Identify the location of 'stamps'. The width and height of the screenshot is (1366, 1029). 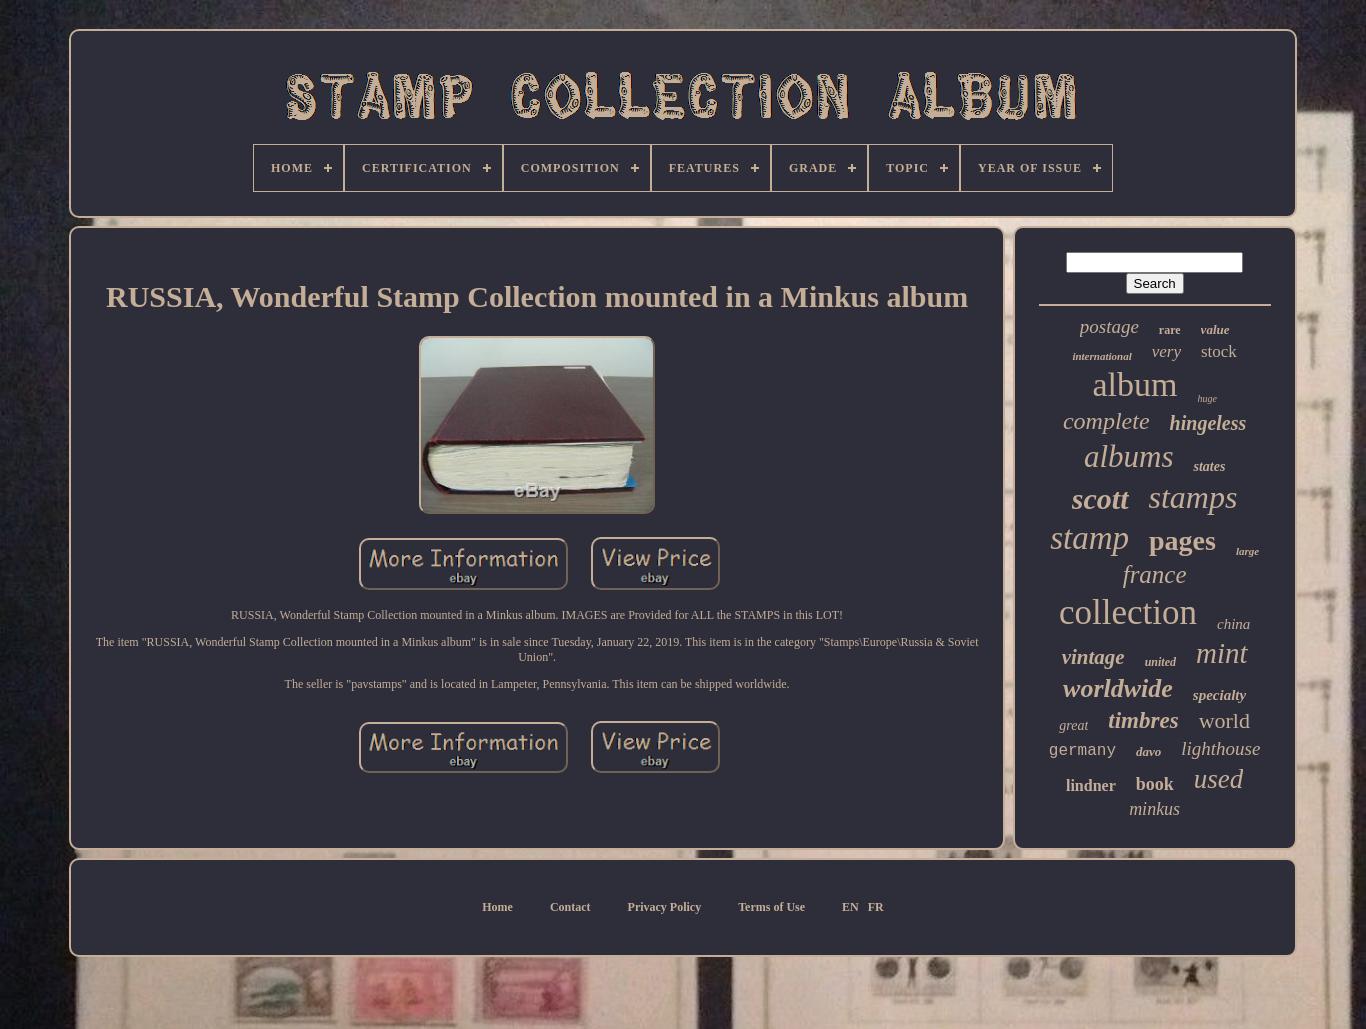
(1192, 497).